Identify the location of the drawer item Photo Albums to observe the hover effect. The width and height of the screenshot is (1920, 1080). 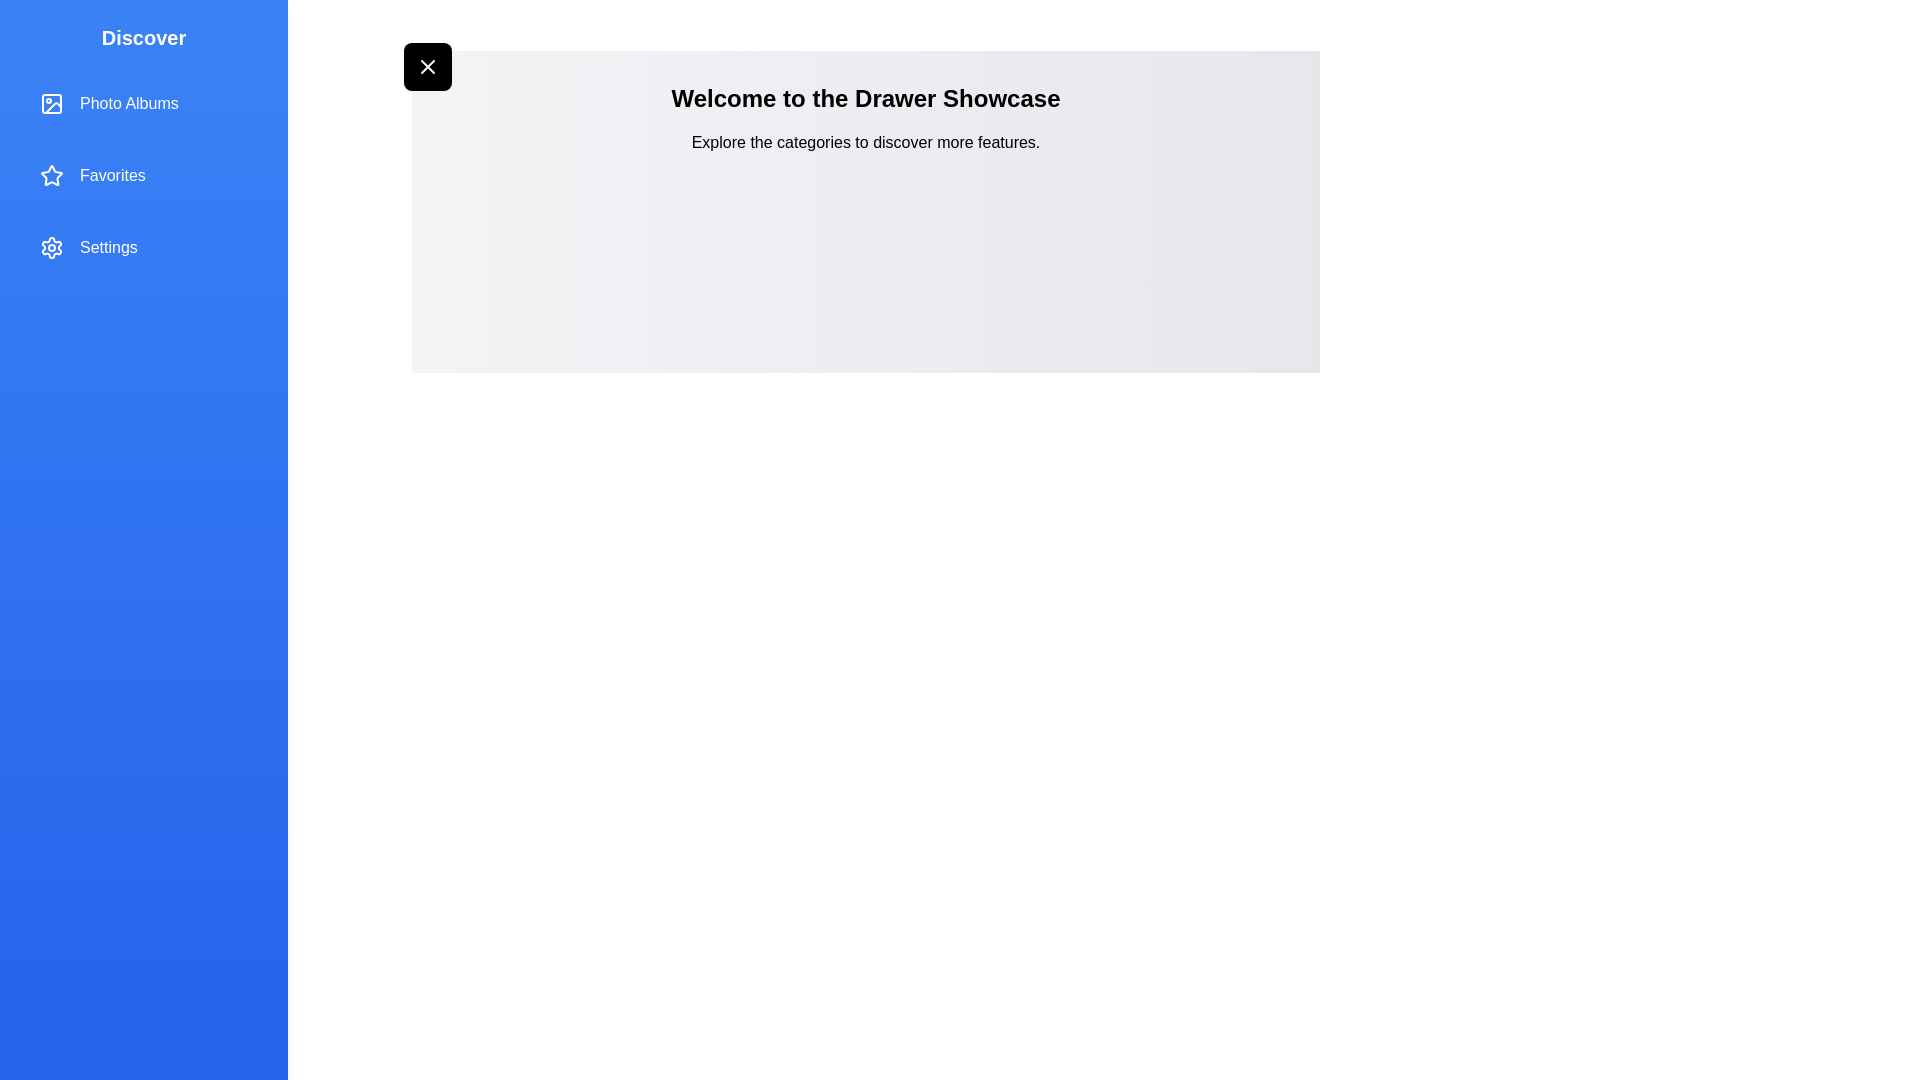
(143, 104).